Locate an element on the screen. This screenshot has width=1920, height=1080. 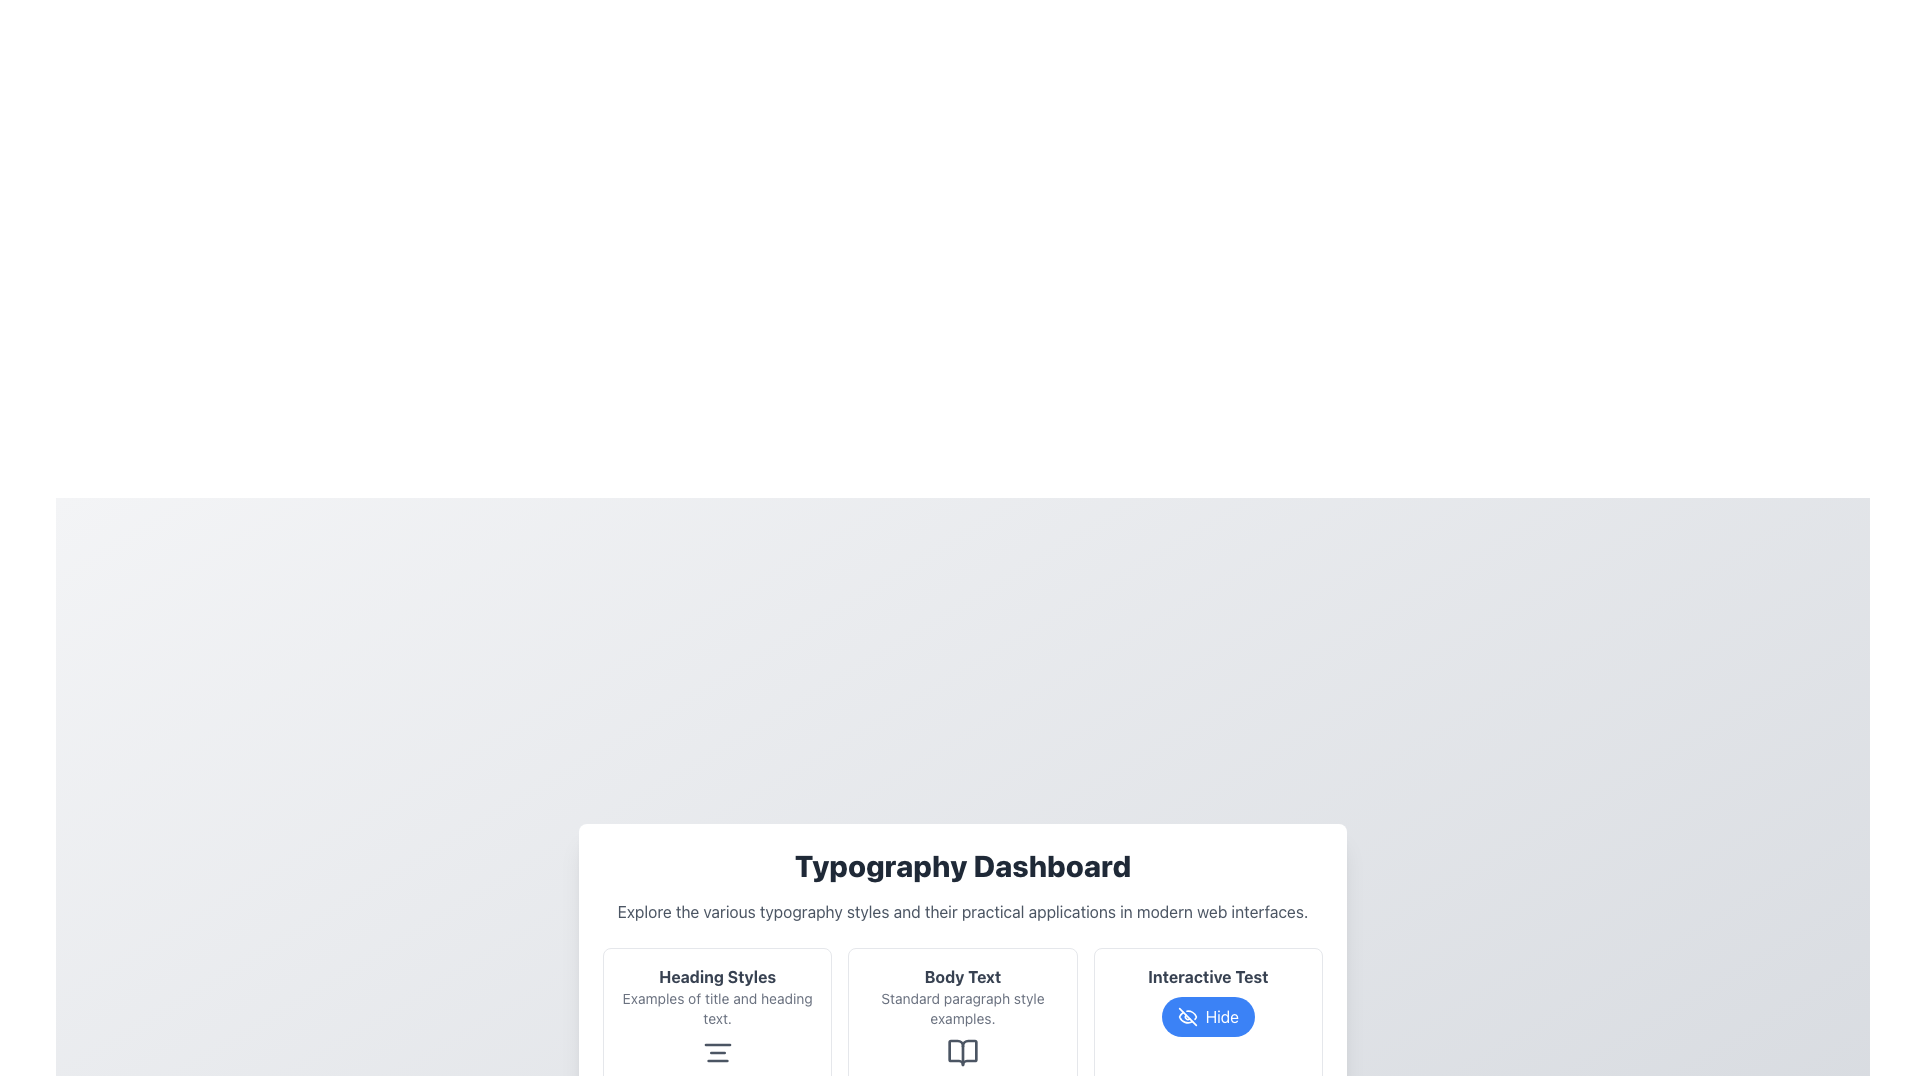
the center alignment icon located within the 'Heading Styles' card in the 'Typography Dashboard' section is located at coordinates (717, 1052).